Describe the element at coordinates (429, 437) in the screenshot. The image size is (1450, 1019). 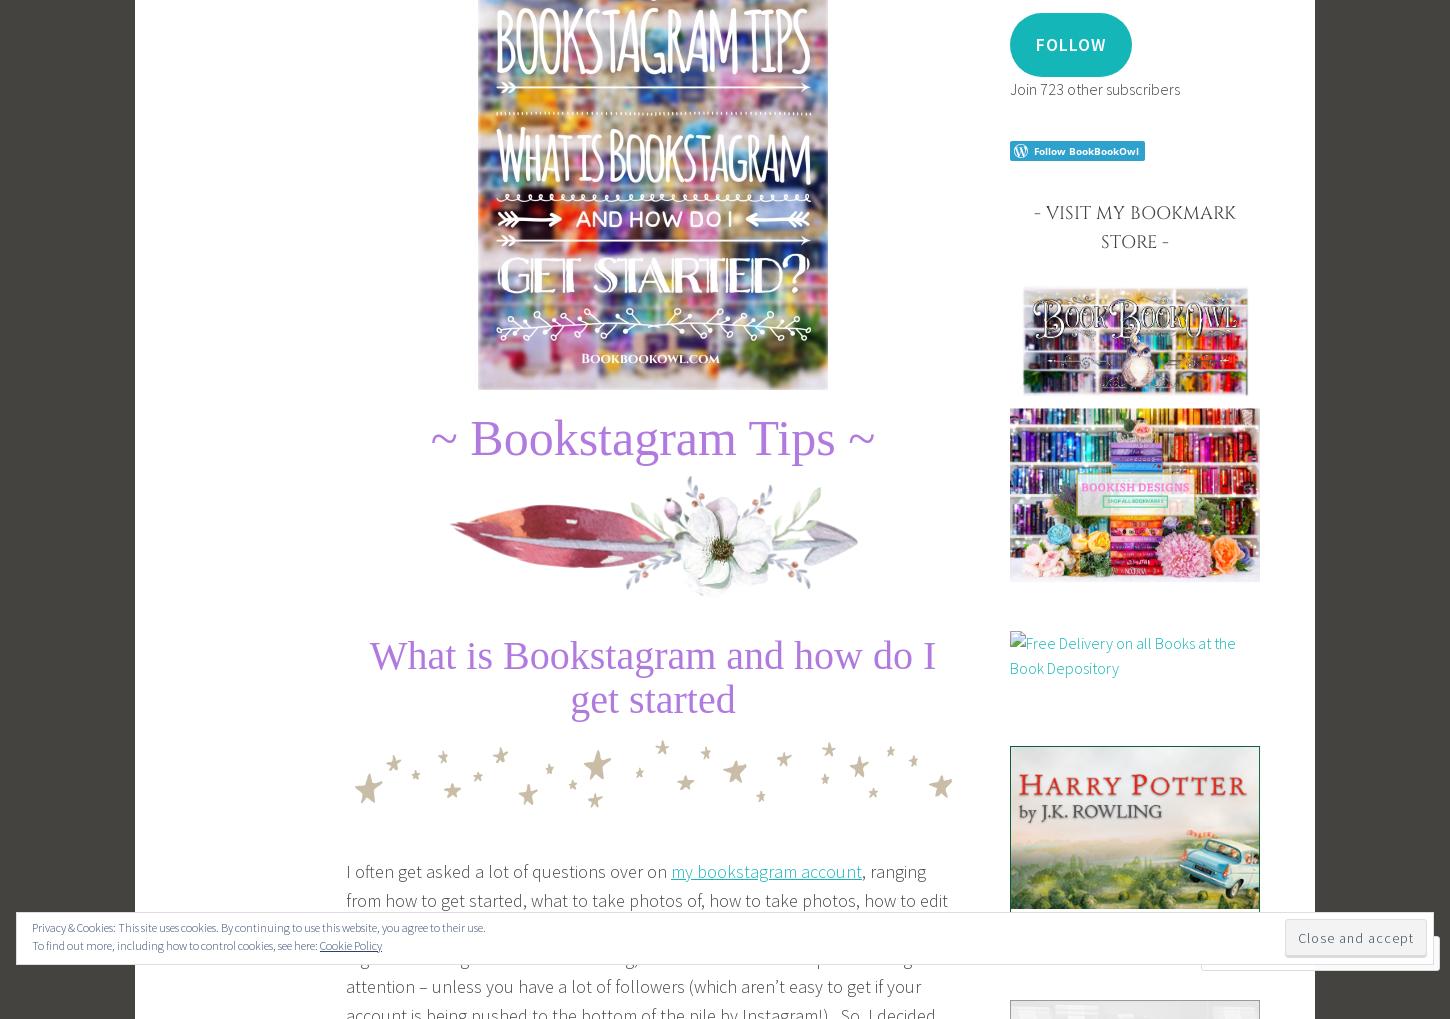
I see `'~ Bookstagram Tips ~'` at that location.